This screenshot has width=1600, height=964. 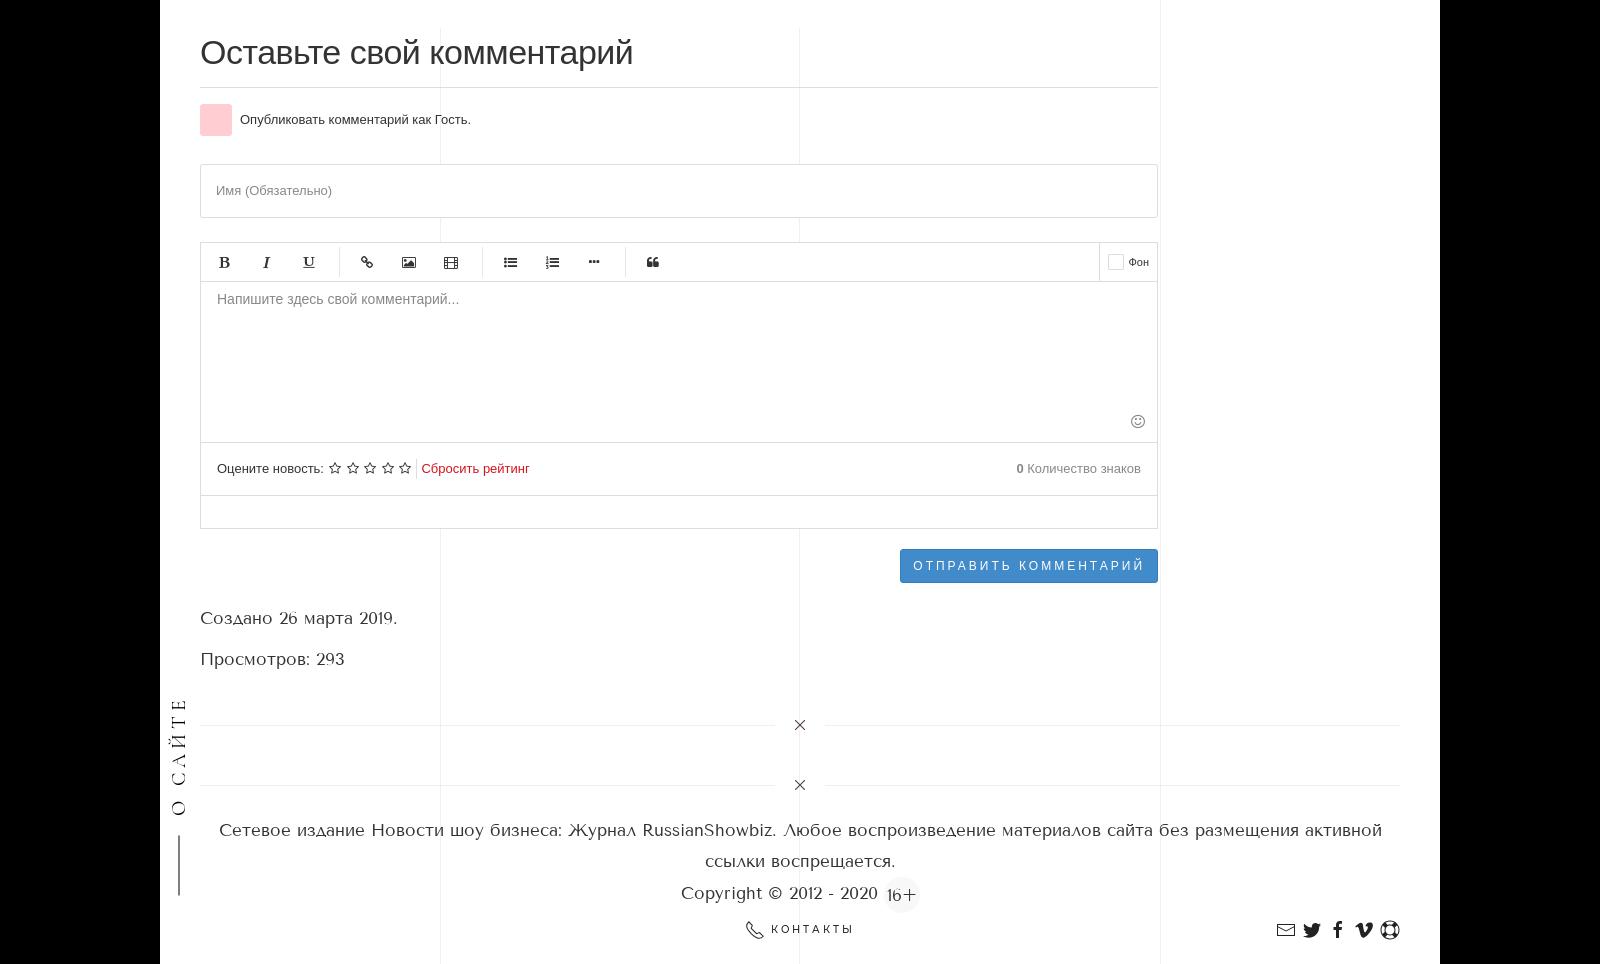 I want to click on '16+', so click(x=899, y=893).